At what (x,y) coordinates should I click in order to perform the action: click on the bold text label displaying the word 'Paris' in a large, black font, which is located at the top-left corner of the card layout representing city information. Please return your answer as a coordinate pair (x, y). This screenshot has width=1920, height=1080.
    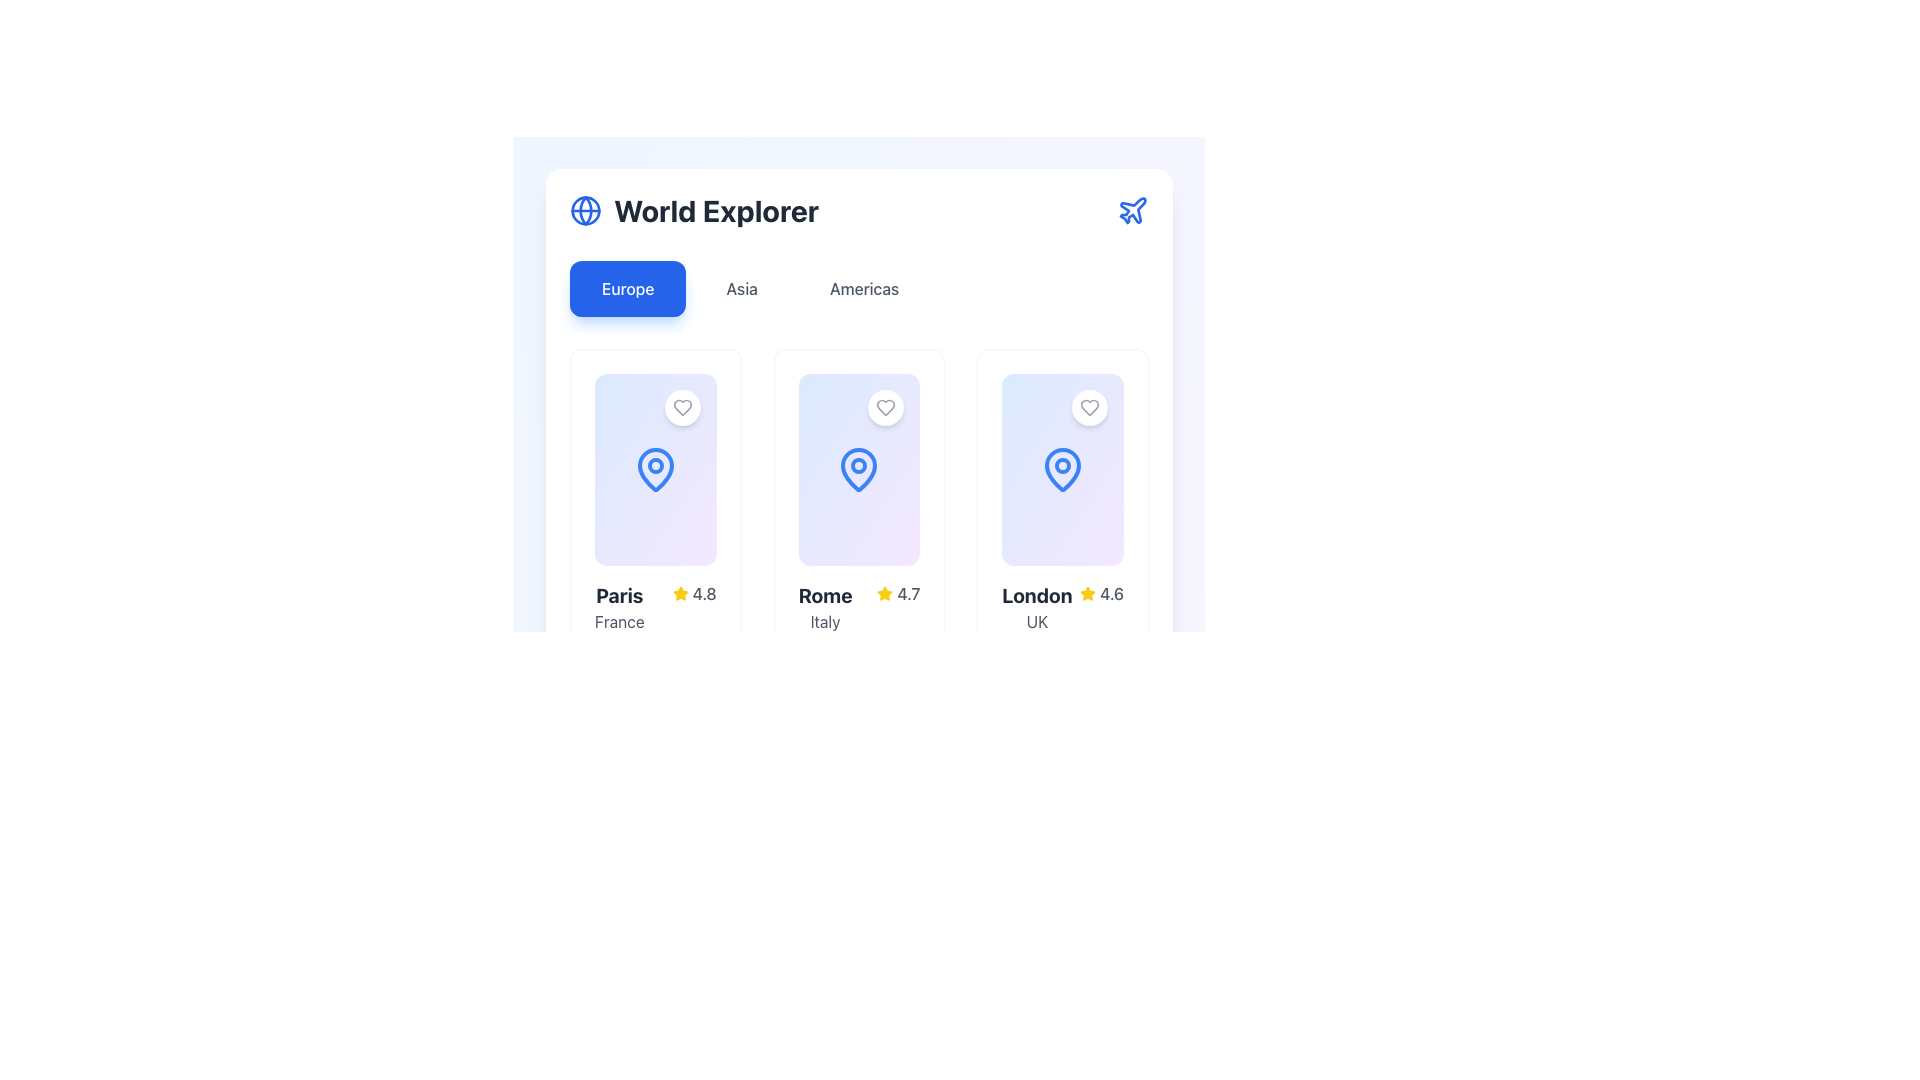
    Looking at the image, I should click on (618, 595).